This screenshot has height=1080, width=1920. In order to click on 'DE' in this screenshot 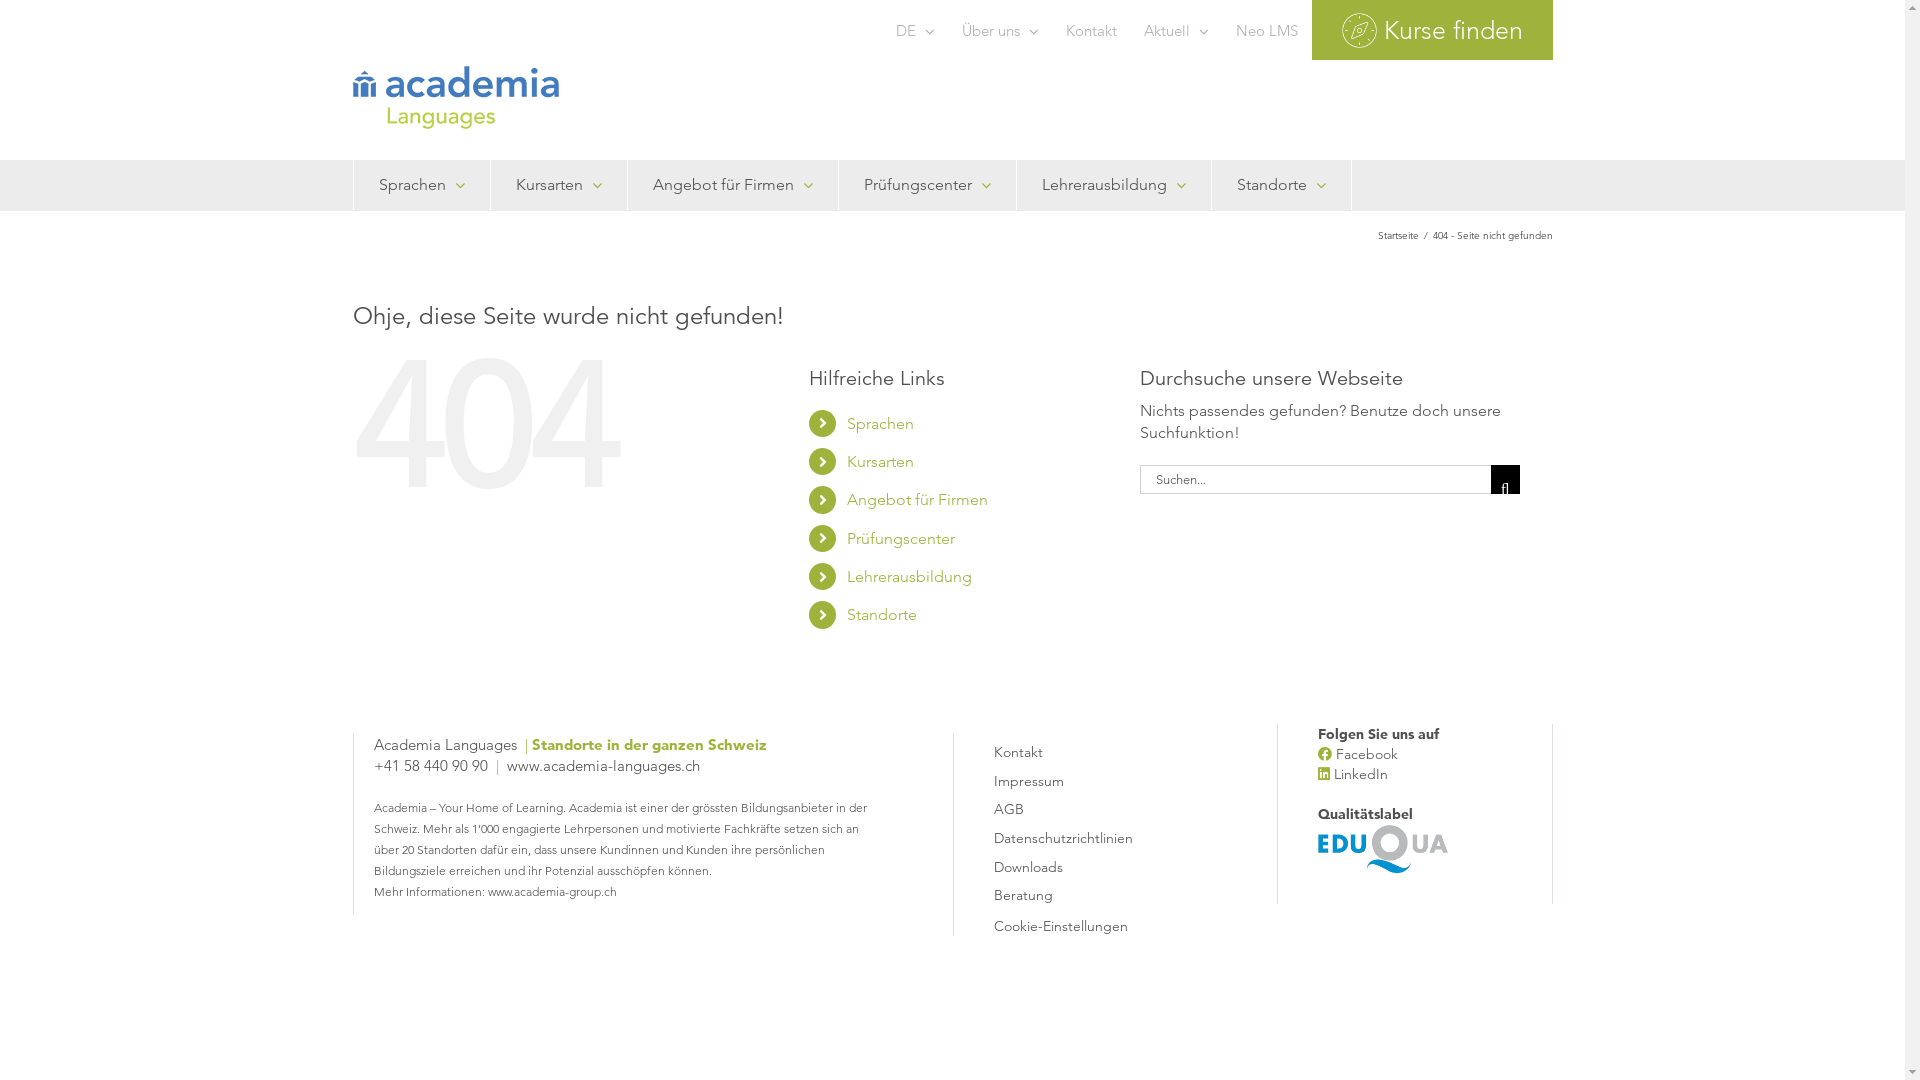, I will do `click(913, 30)`.